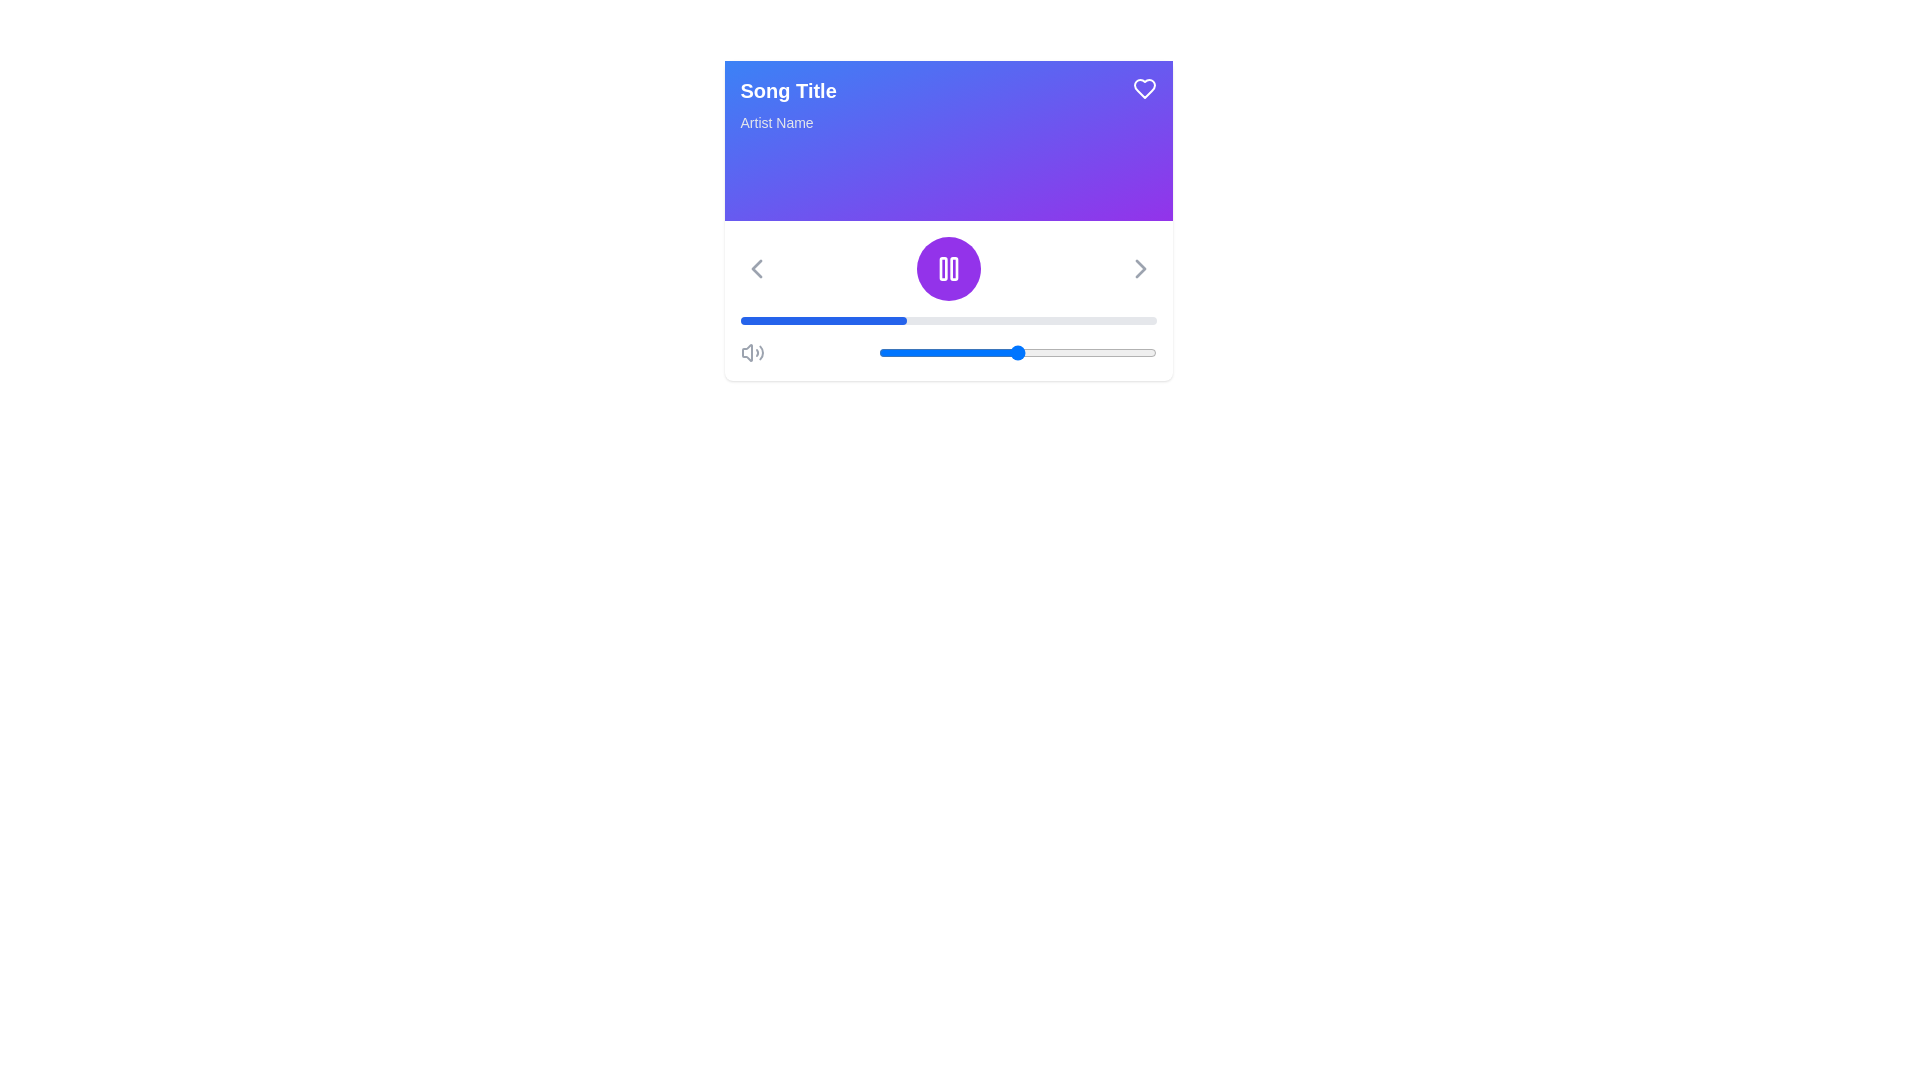 The width and height of the screenshot is (1920, 1080). I want to click on the slider value, so click(981, 352).